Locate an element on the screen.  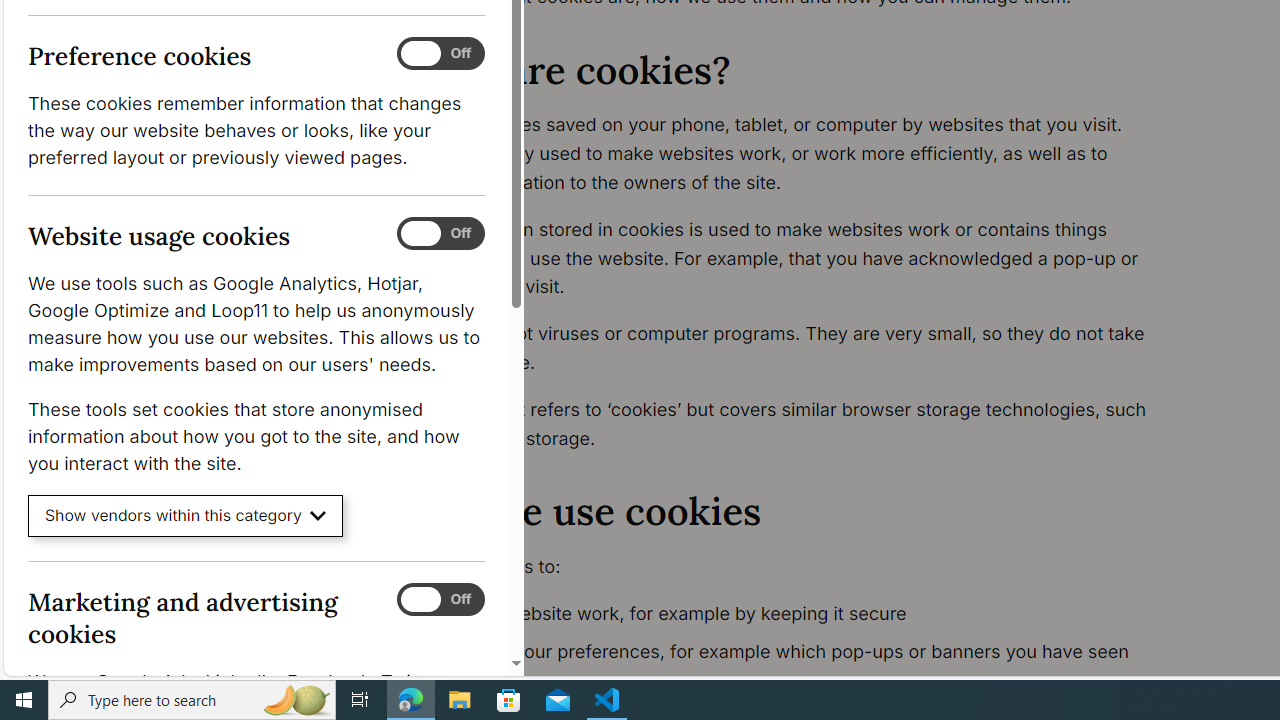
'Show vendors within this category' is located at coordinates (185, 515).